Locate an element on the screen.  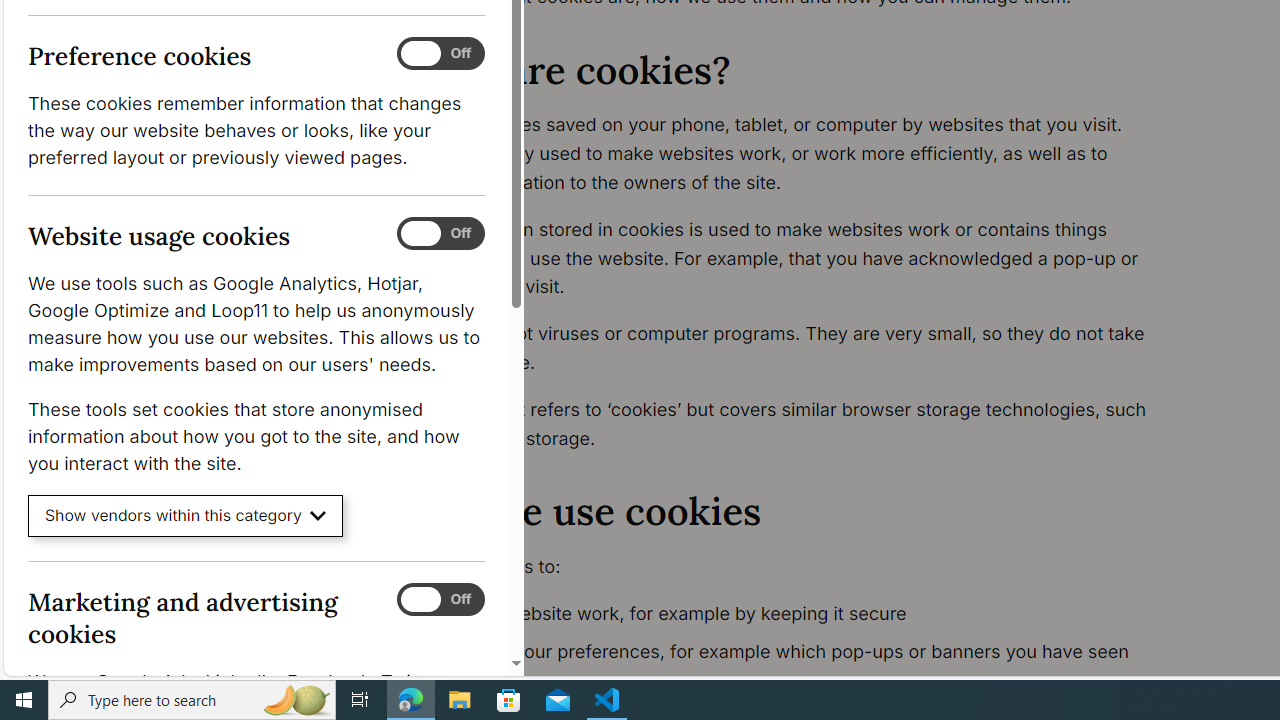
'Show vendors within this category' is located at coordinates (185, 515).